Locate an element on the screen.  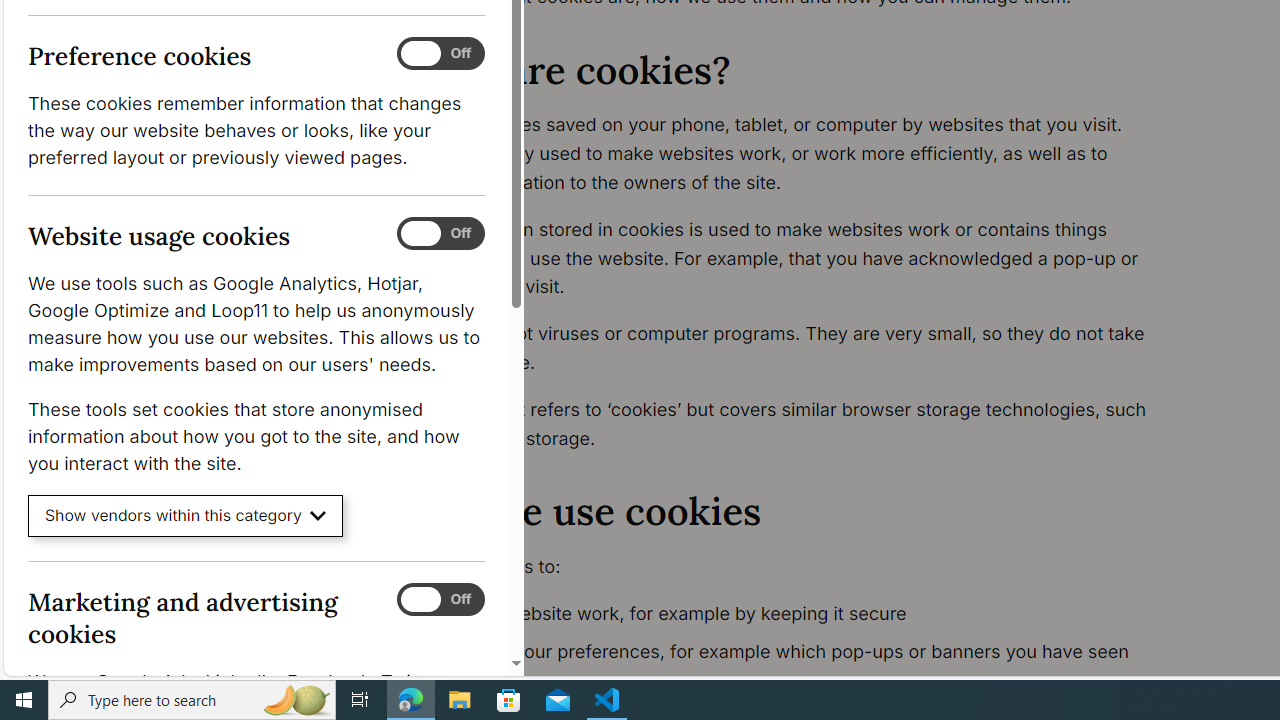
'Show vendors within this category' is located at coordinates (185, 515).